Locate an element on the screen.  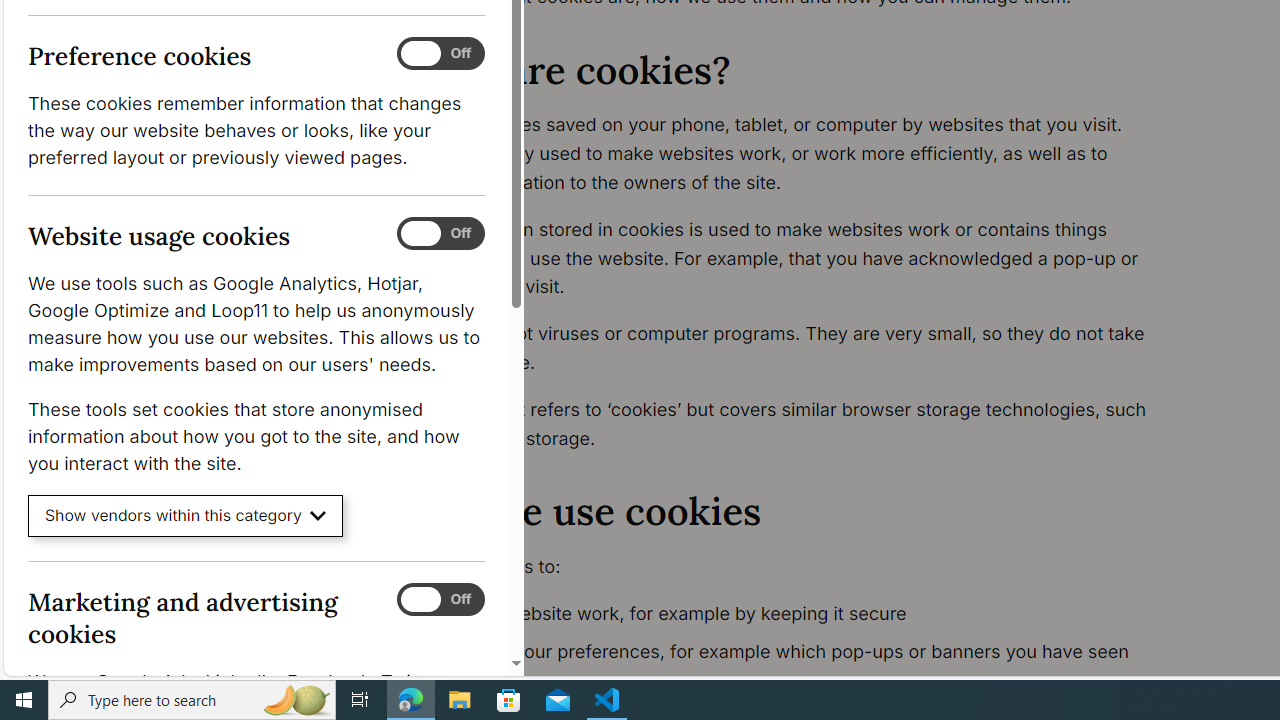
'Show vendors within this category' is located at coordinates (185, 515).